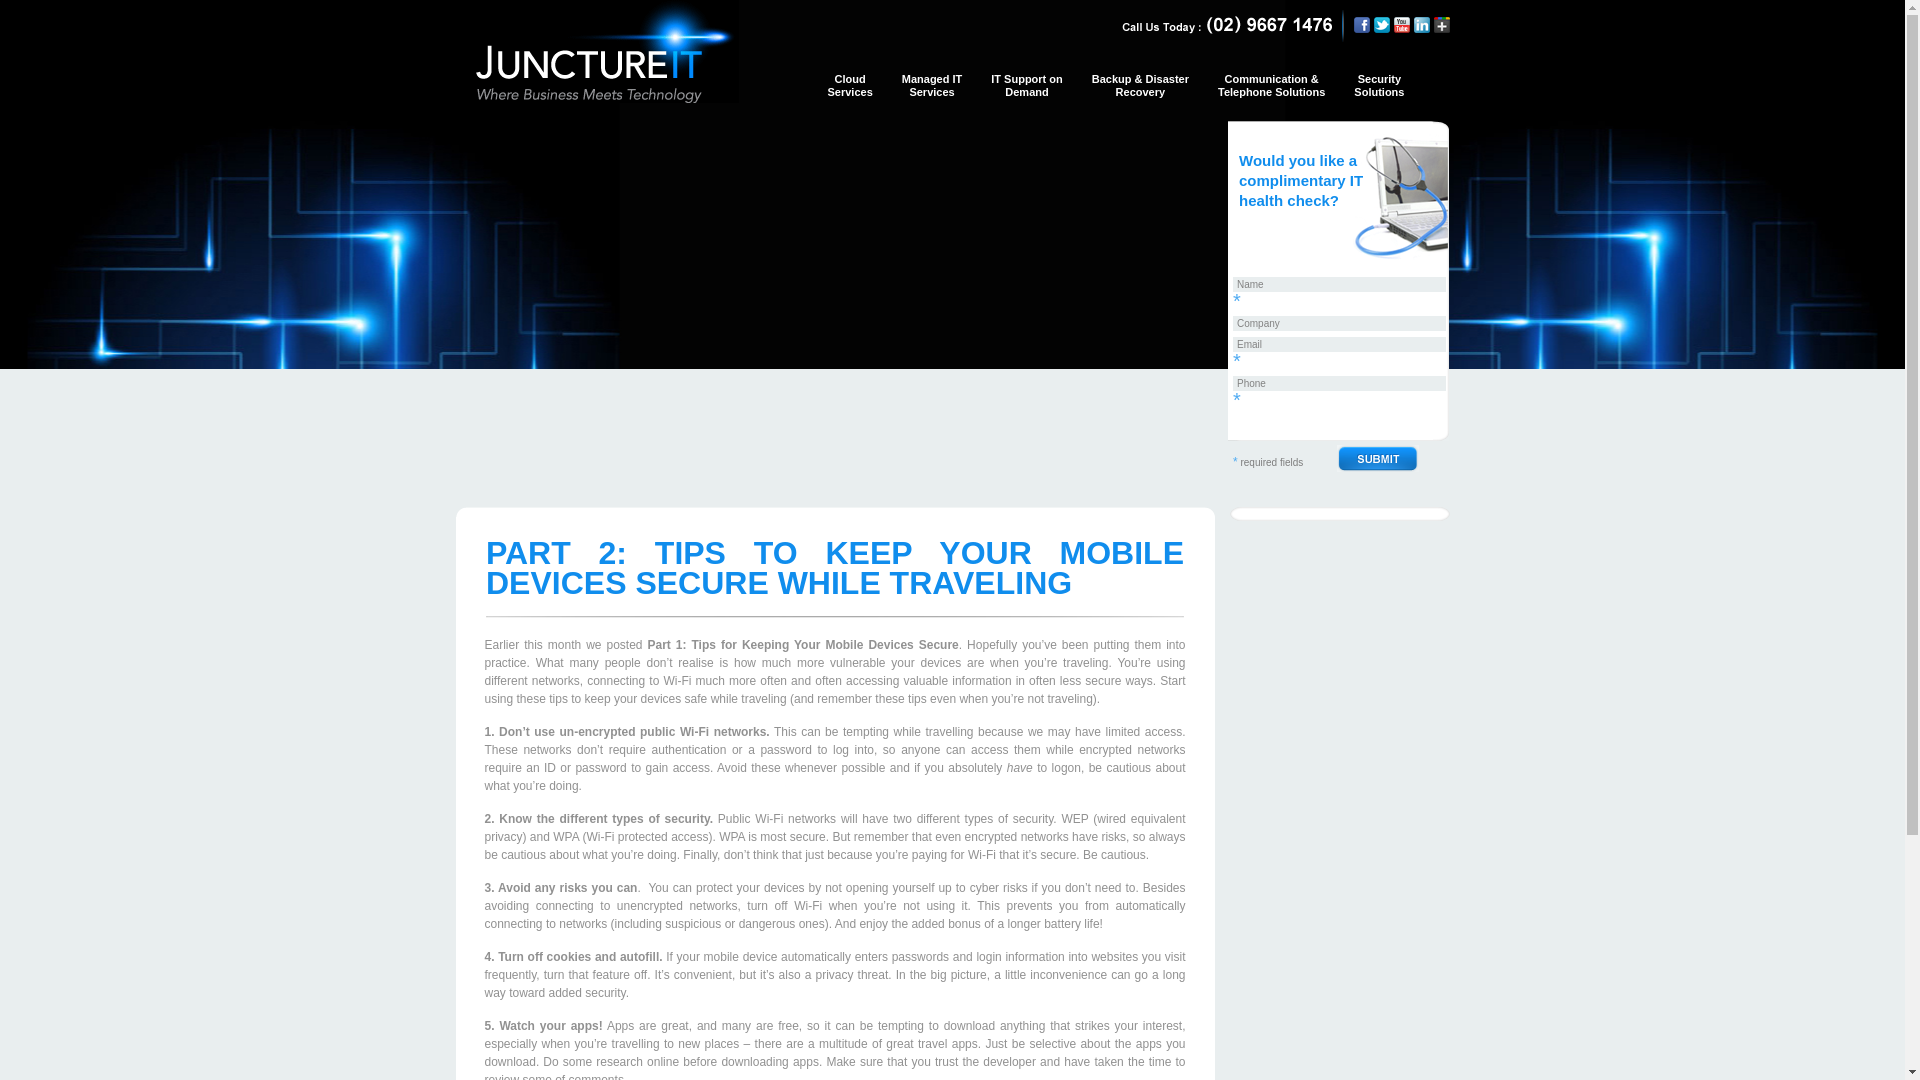 This screenshot has width=1920, height=1080. I want to click on 'Backup & Disaster, so click(1084, 91).